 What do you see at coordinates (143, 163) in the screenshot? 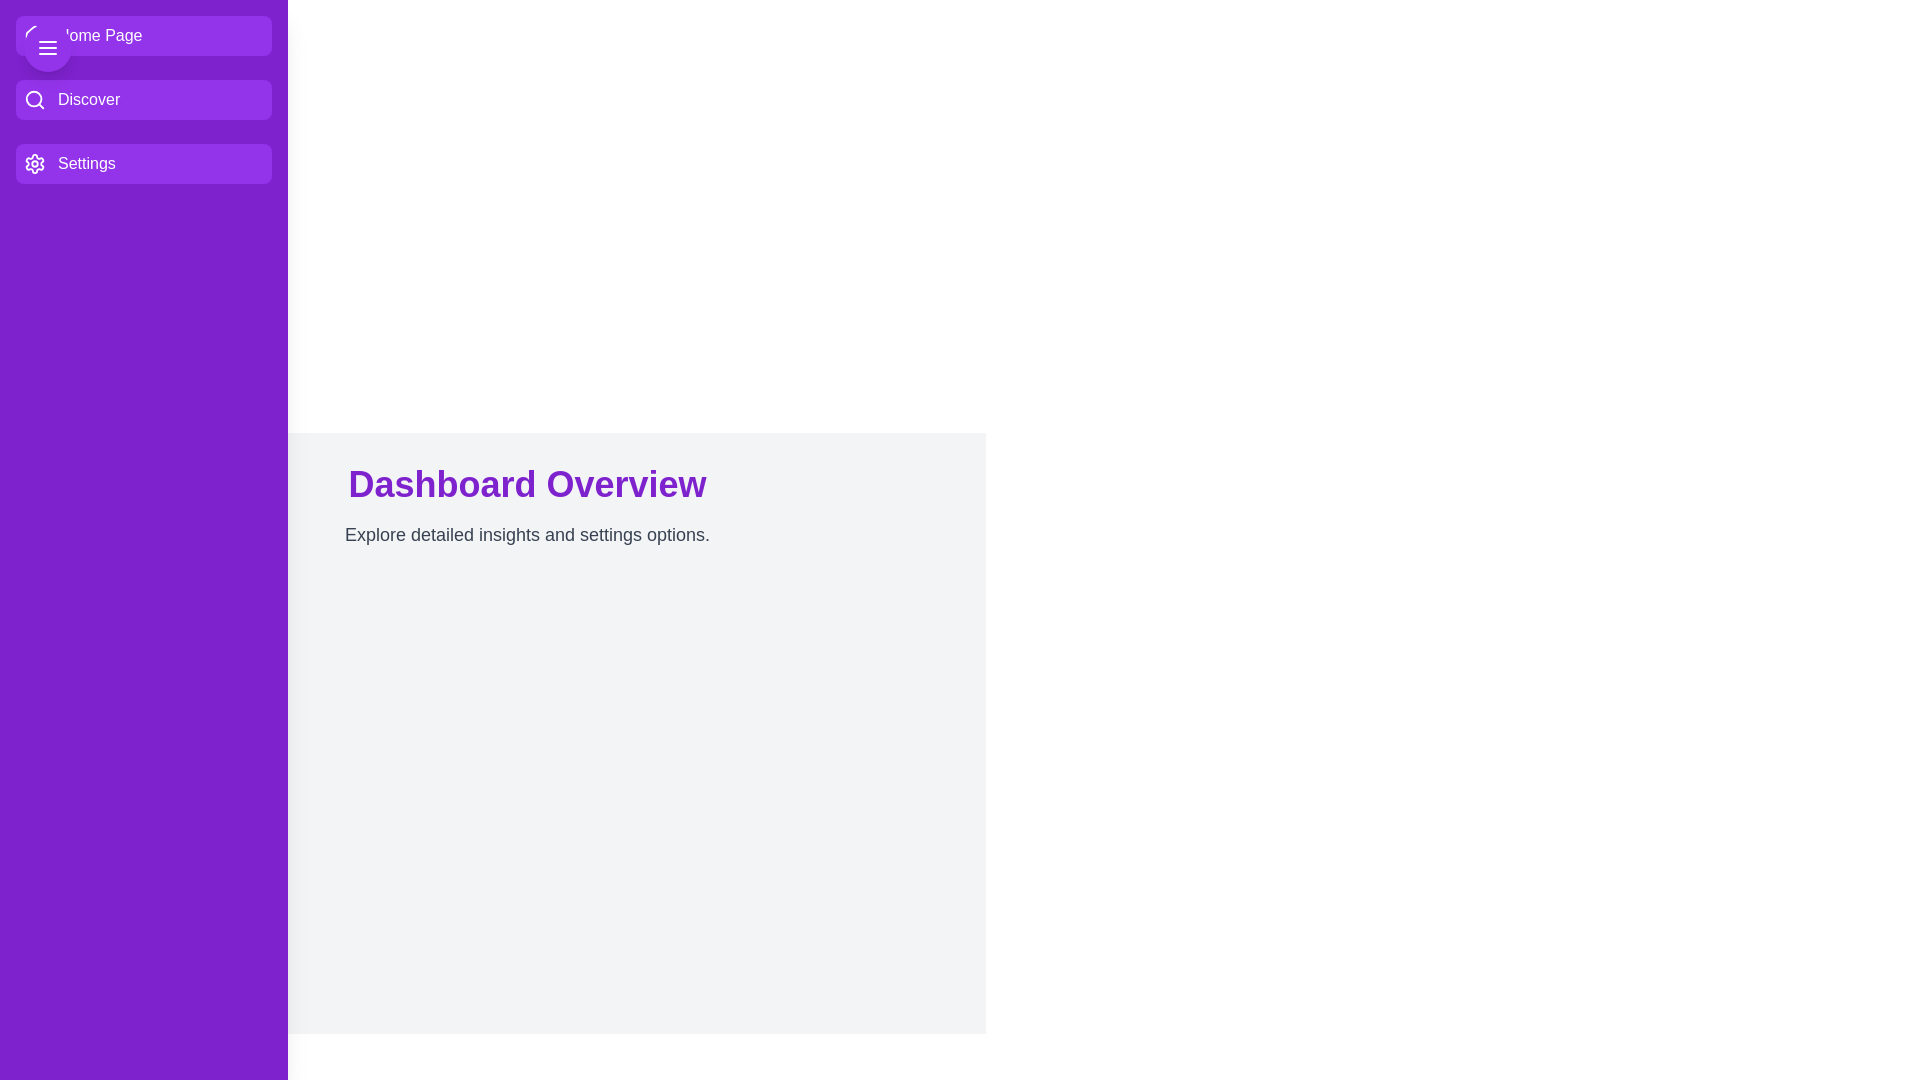
I see `the 'Settings' button in the drawer to navigate to the 'Settings' section` at bounding box center [143, 163].